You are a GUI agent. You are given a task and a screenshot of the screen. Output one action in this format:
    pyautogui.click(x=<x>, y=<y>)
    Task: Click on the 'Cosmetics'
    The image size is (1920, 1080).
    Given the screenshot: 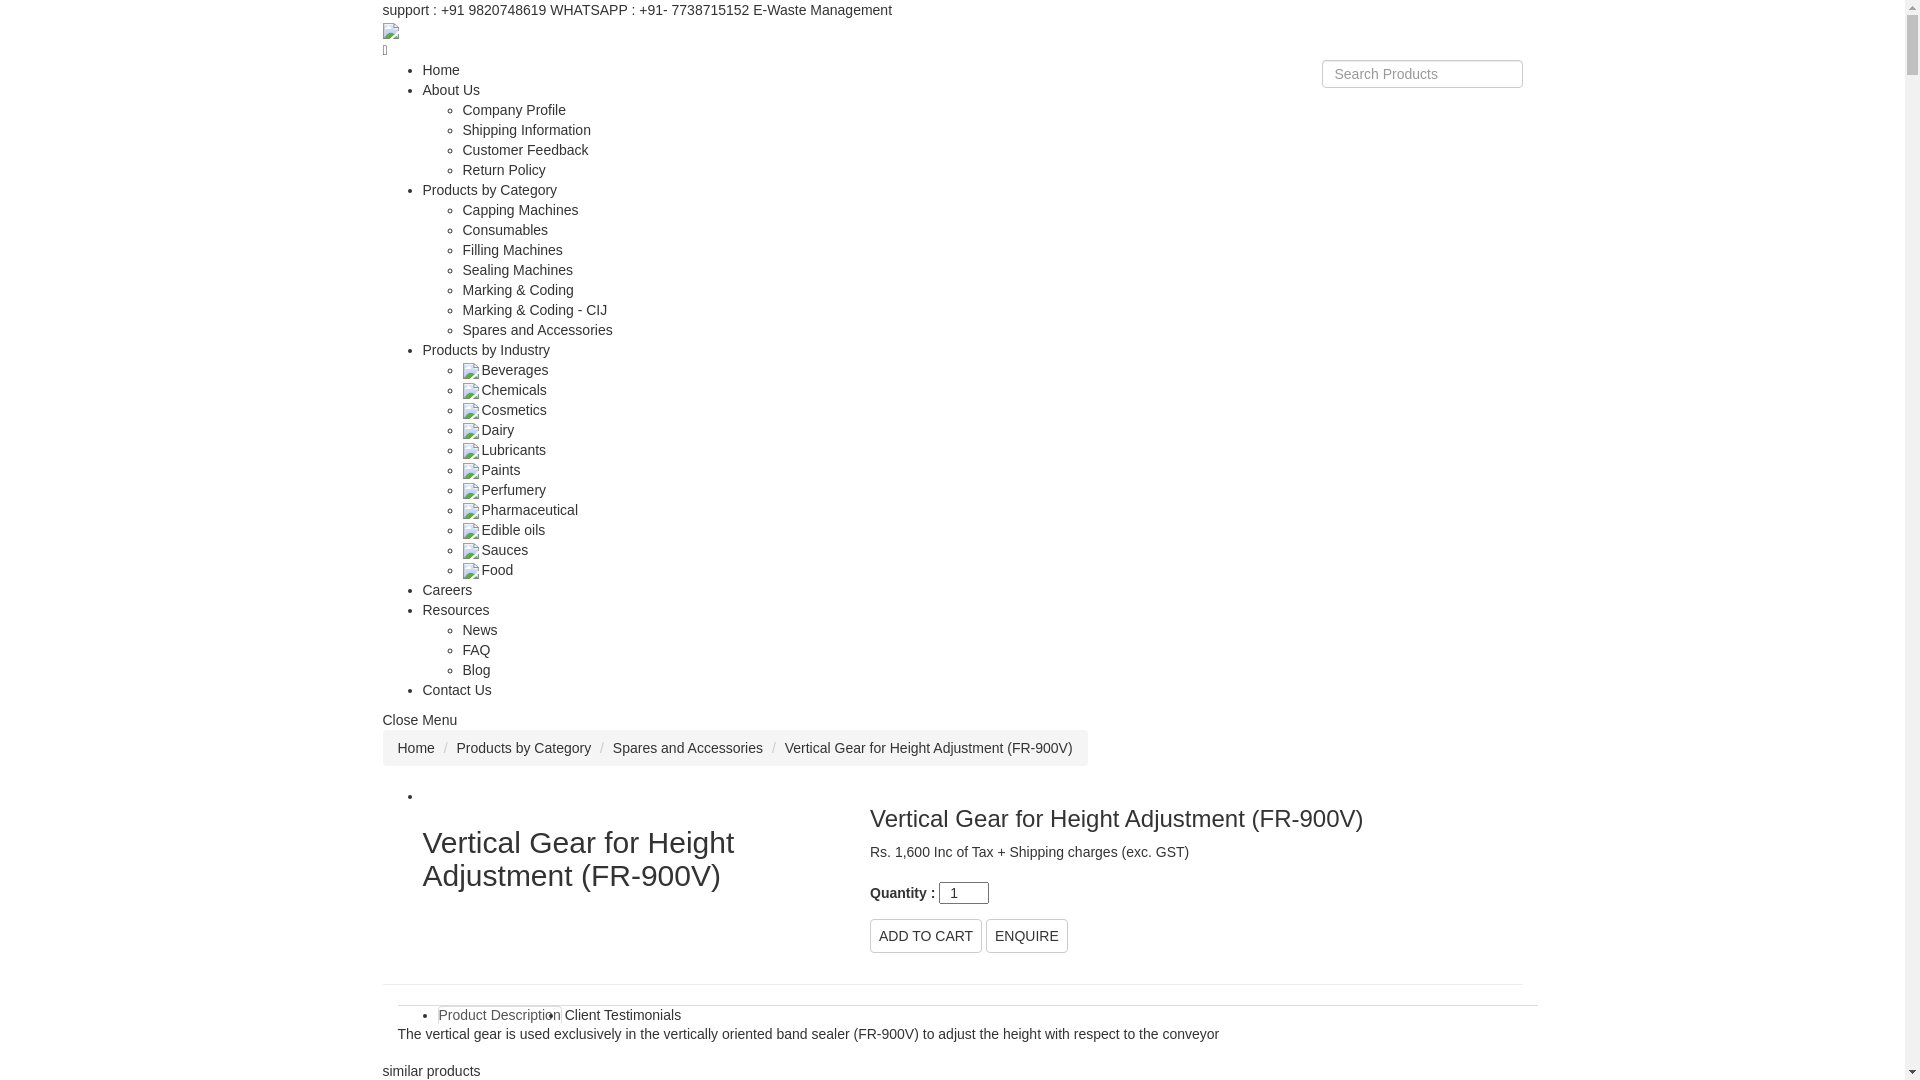 What is the action you would take?
    pyautogui.click(x=504, y=408)
    